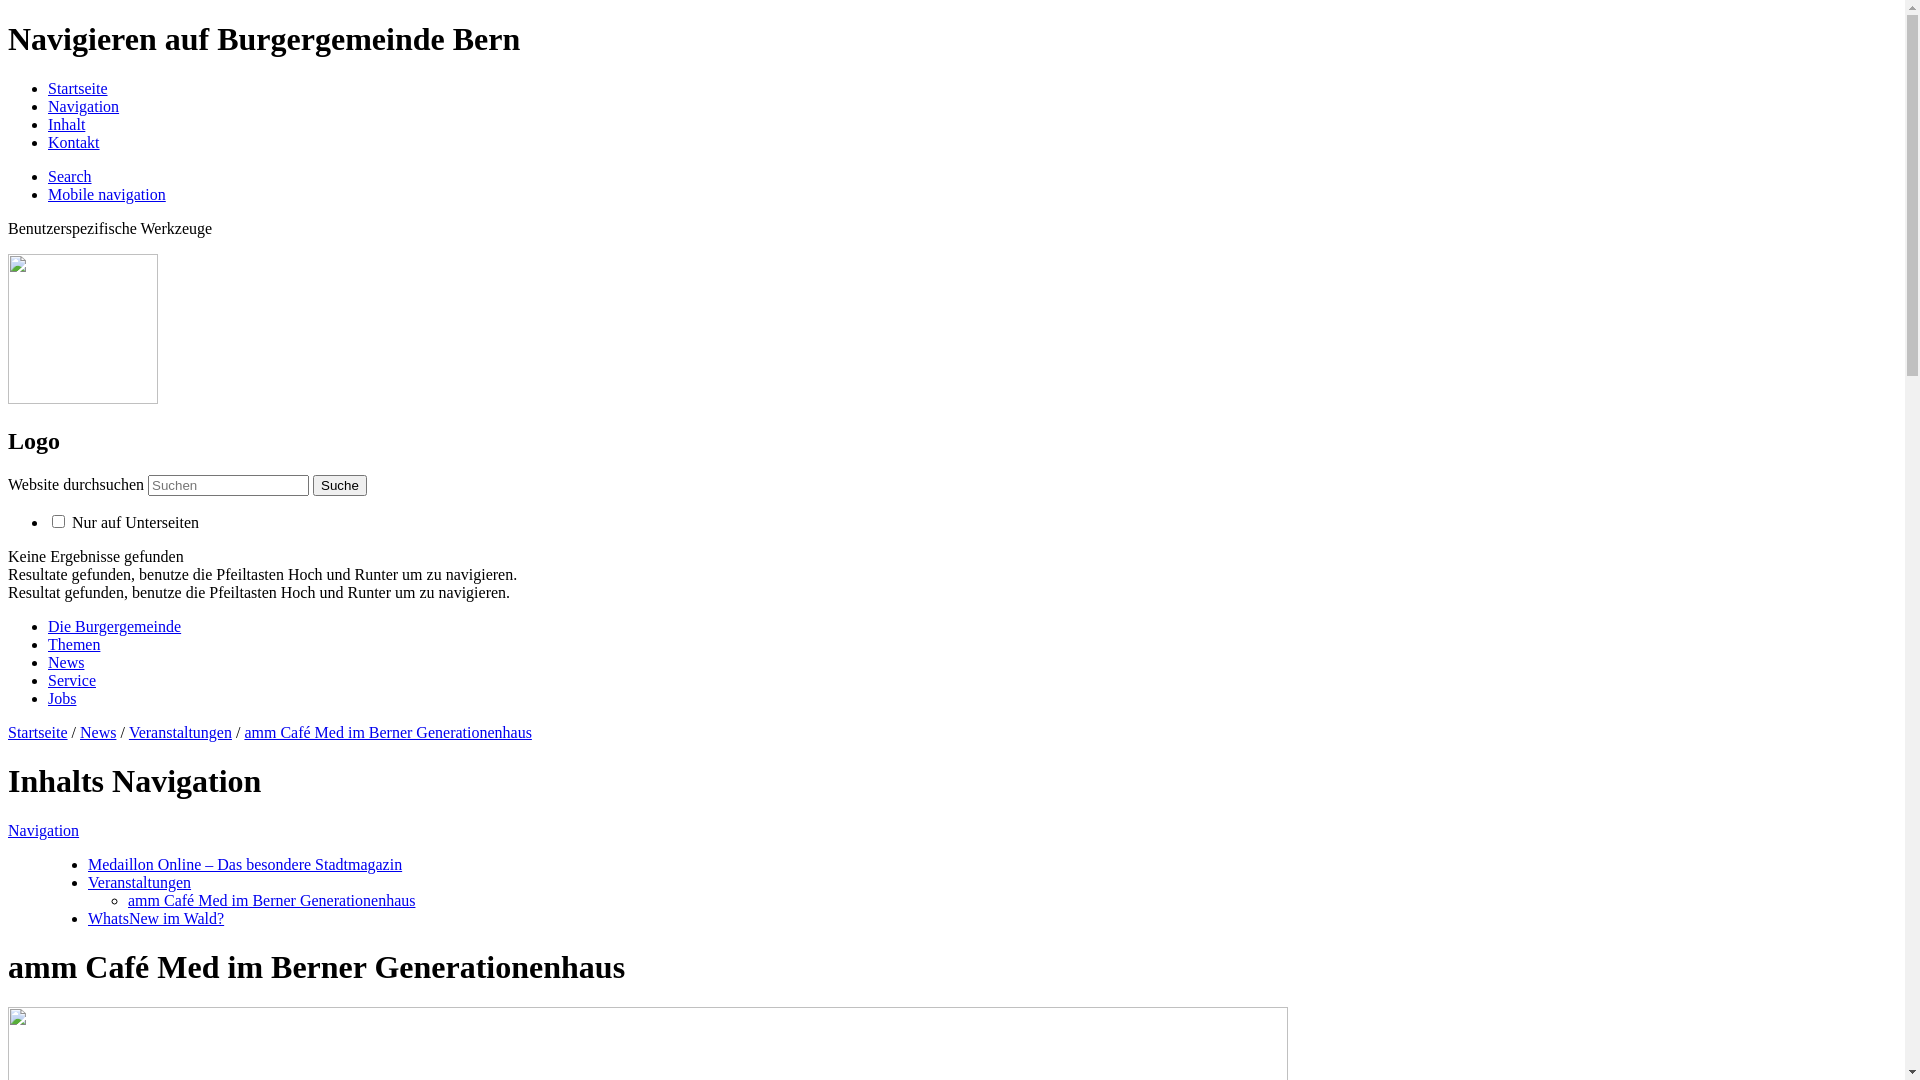 Image resolution: width=1920 pixels, height=1080 pixels. Describe the element at coordinates (72, 679) in the screenshot. I see `'Service'` at that location.